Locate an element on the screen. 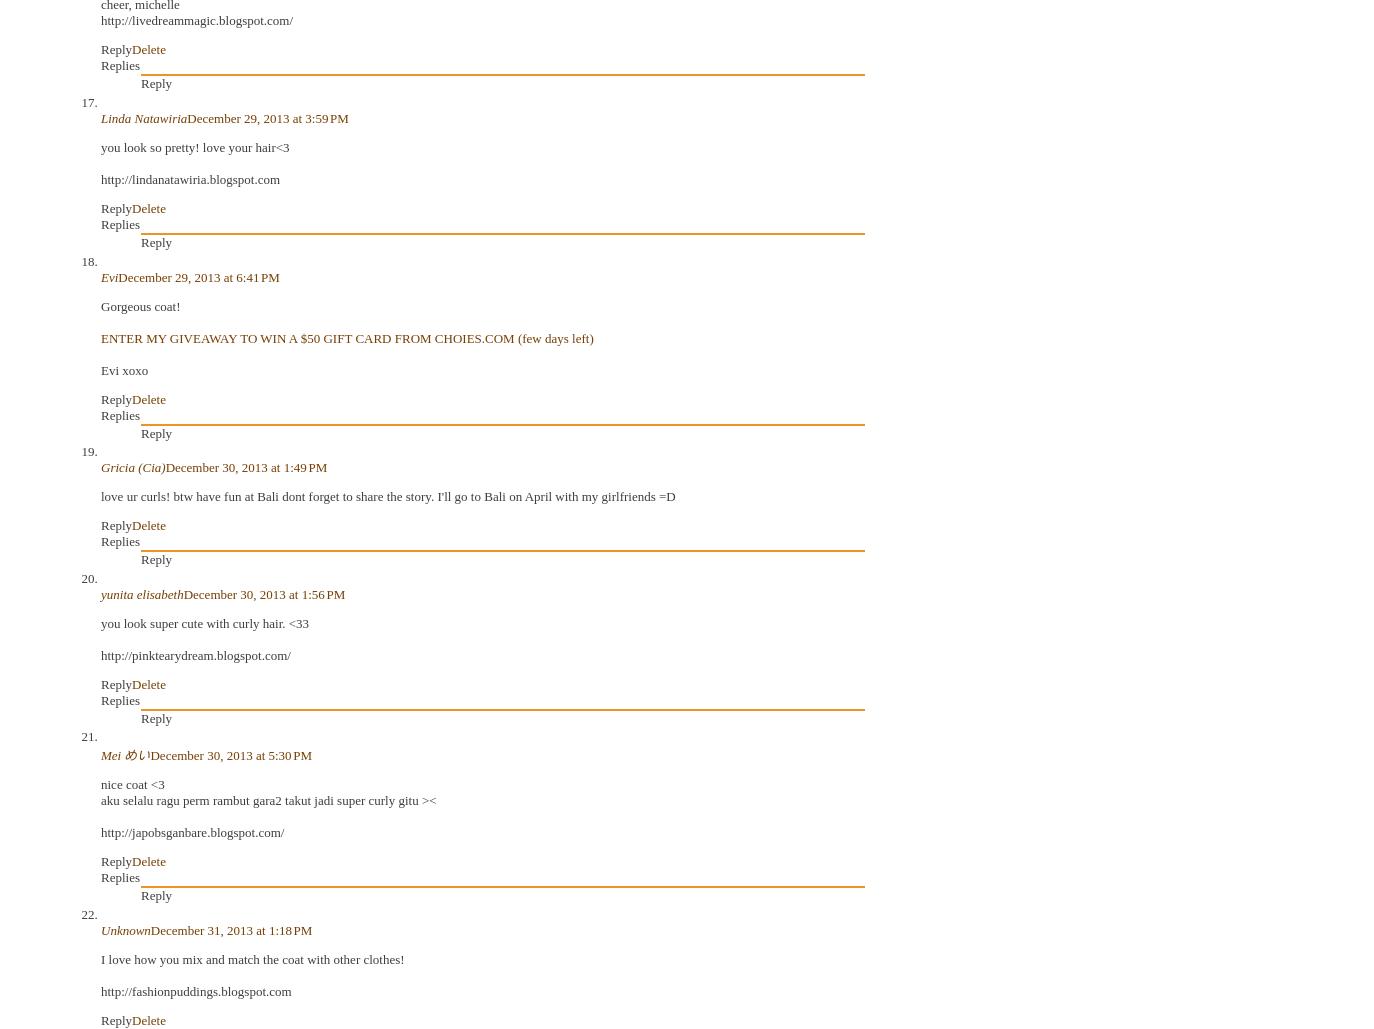 The image size is (1374, 1029). 'Gricia (Cia)' is located at coordinates (132, 467).